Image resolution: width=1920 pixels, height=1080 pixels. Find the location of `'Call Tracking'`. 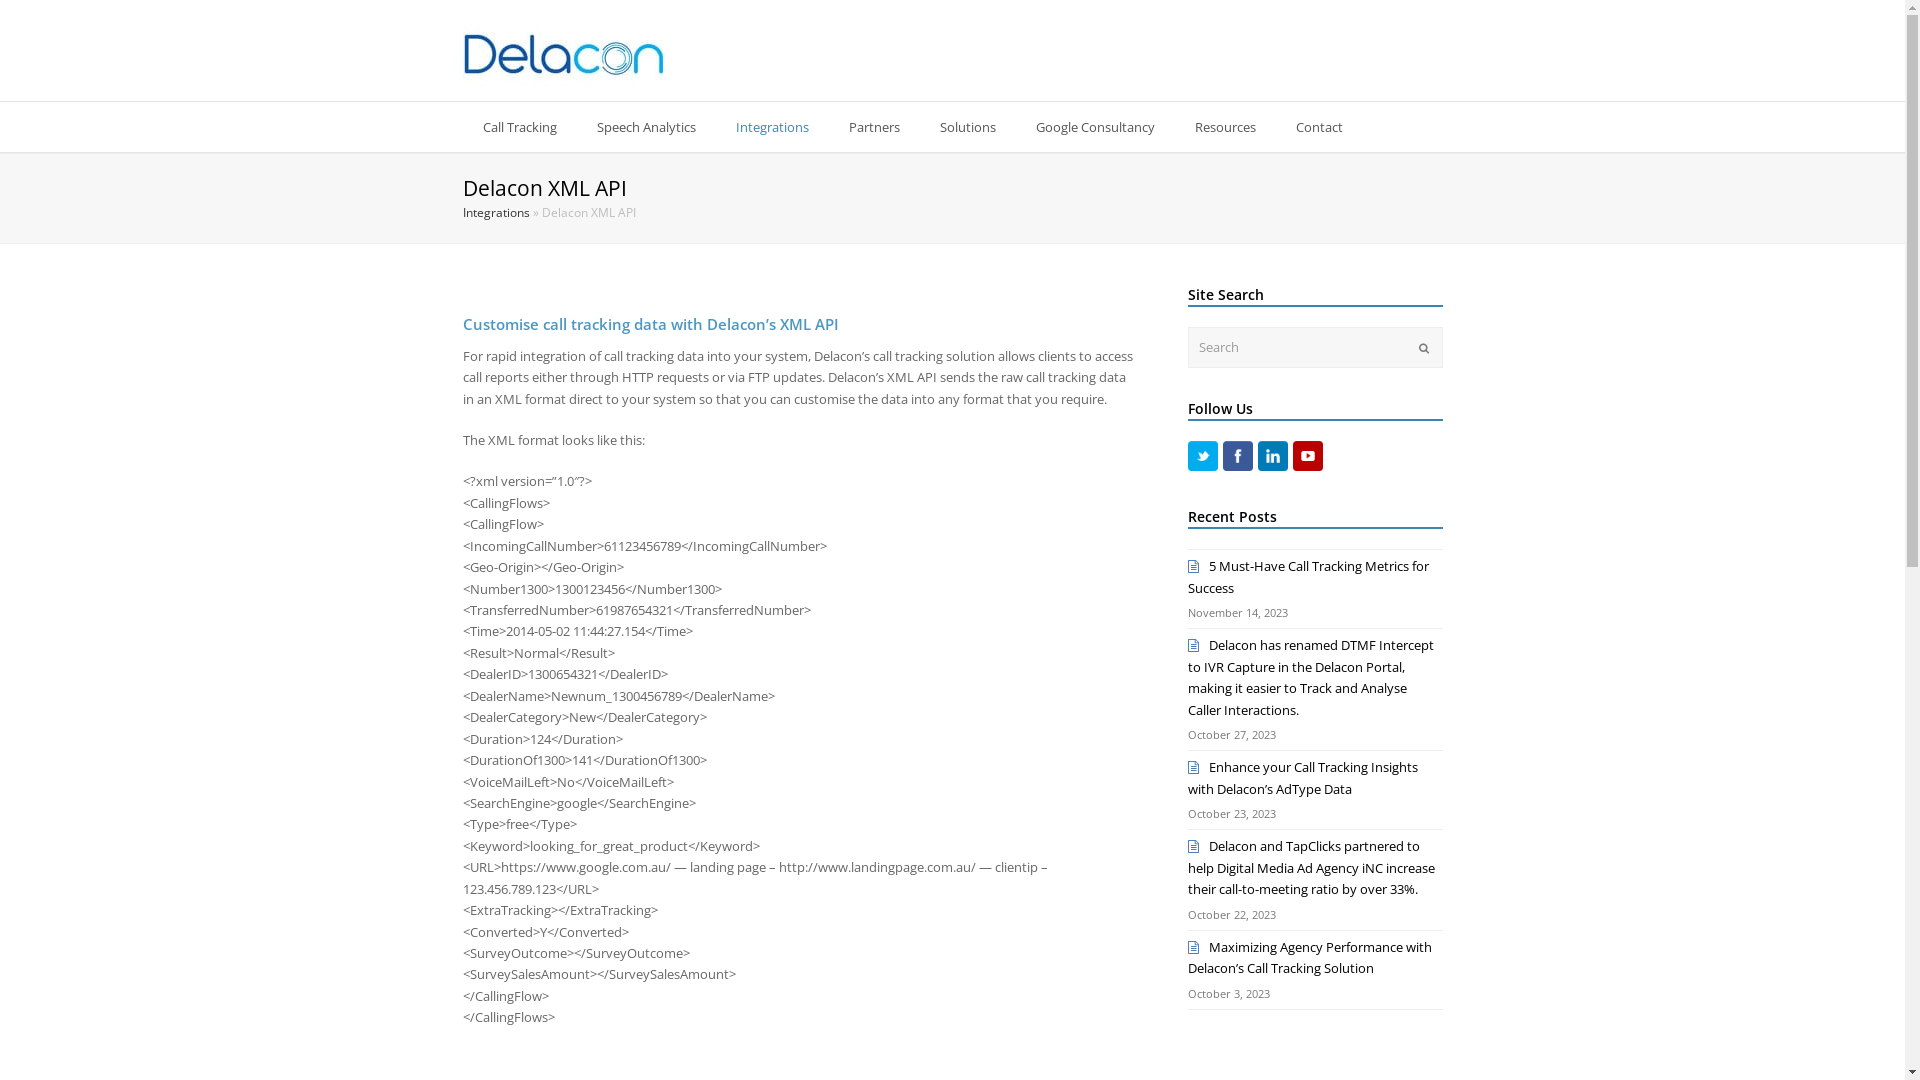

'Call Tracking' is located at coordinates (460, 127).